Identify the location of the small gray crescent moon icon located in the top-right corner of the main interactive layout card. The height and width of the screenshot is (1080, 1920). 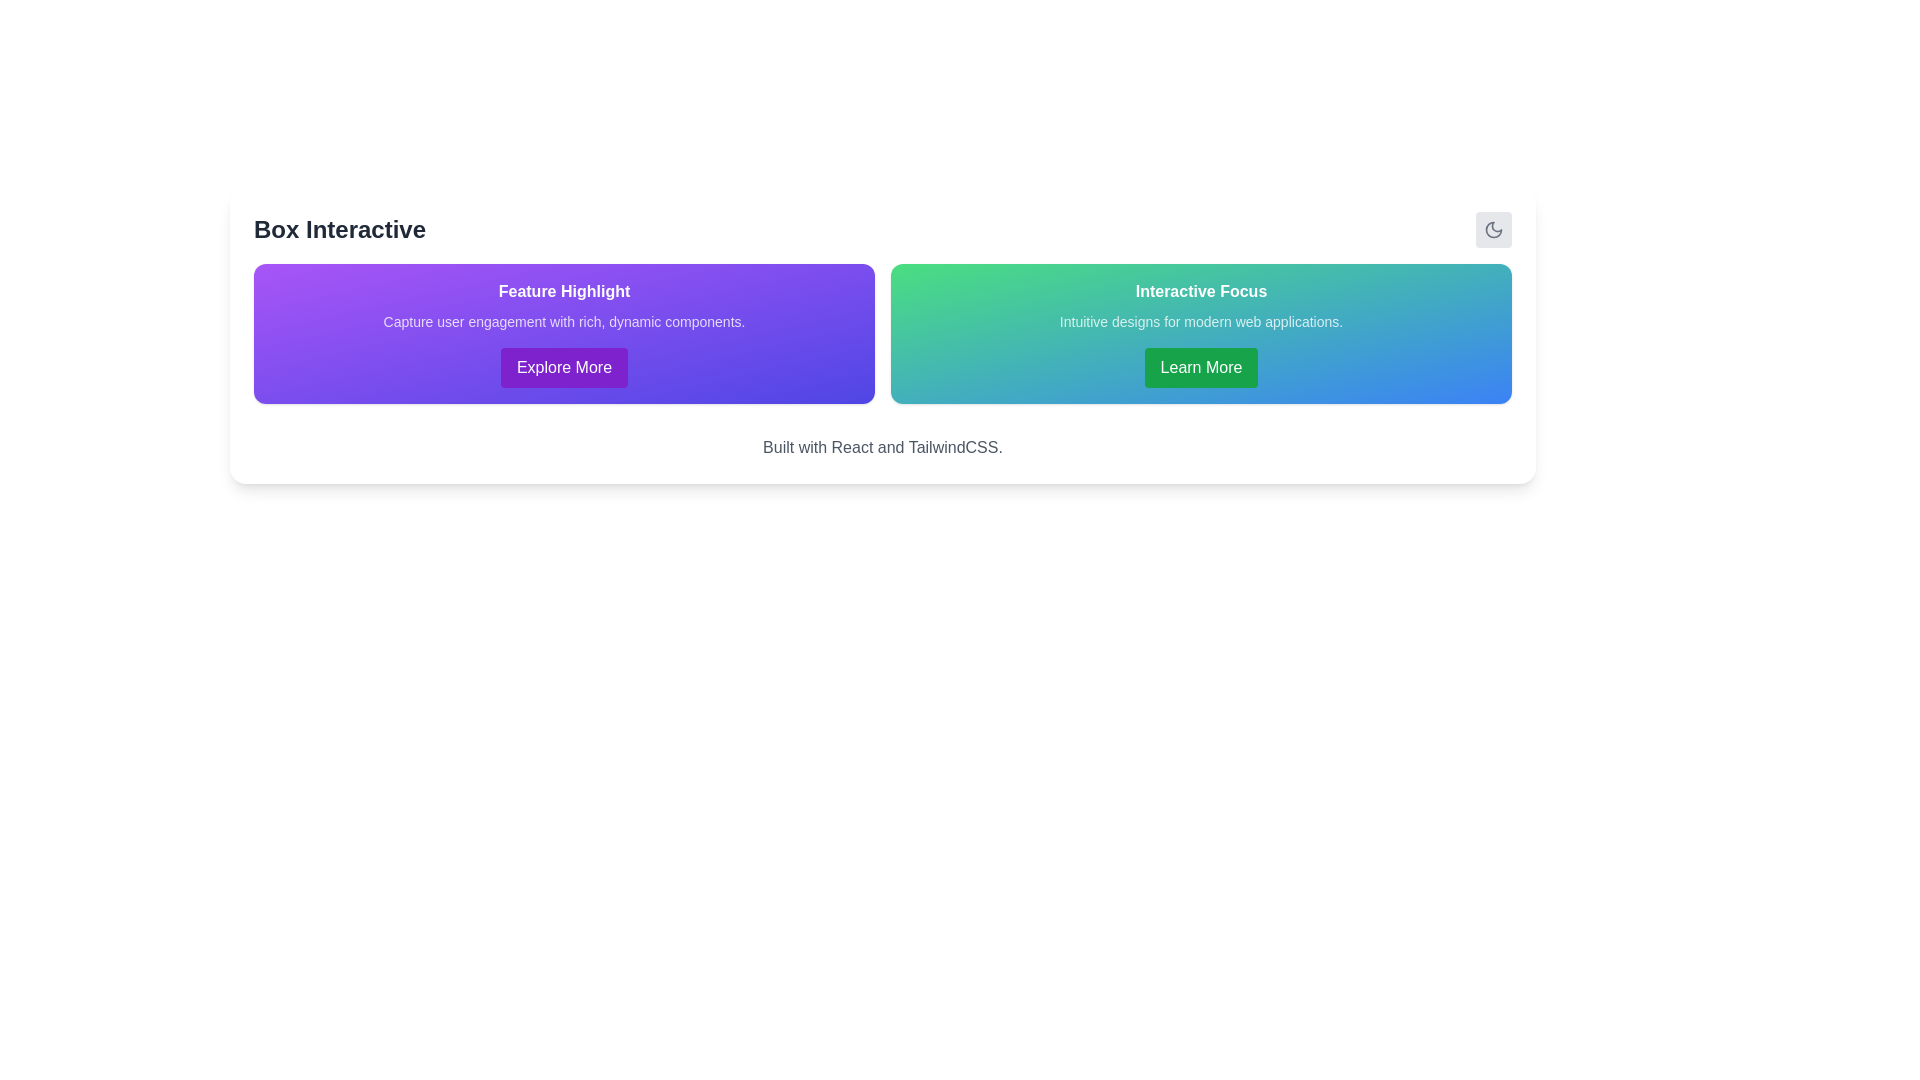
(1493, 229).